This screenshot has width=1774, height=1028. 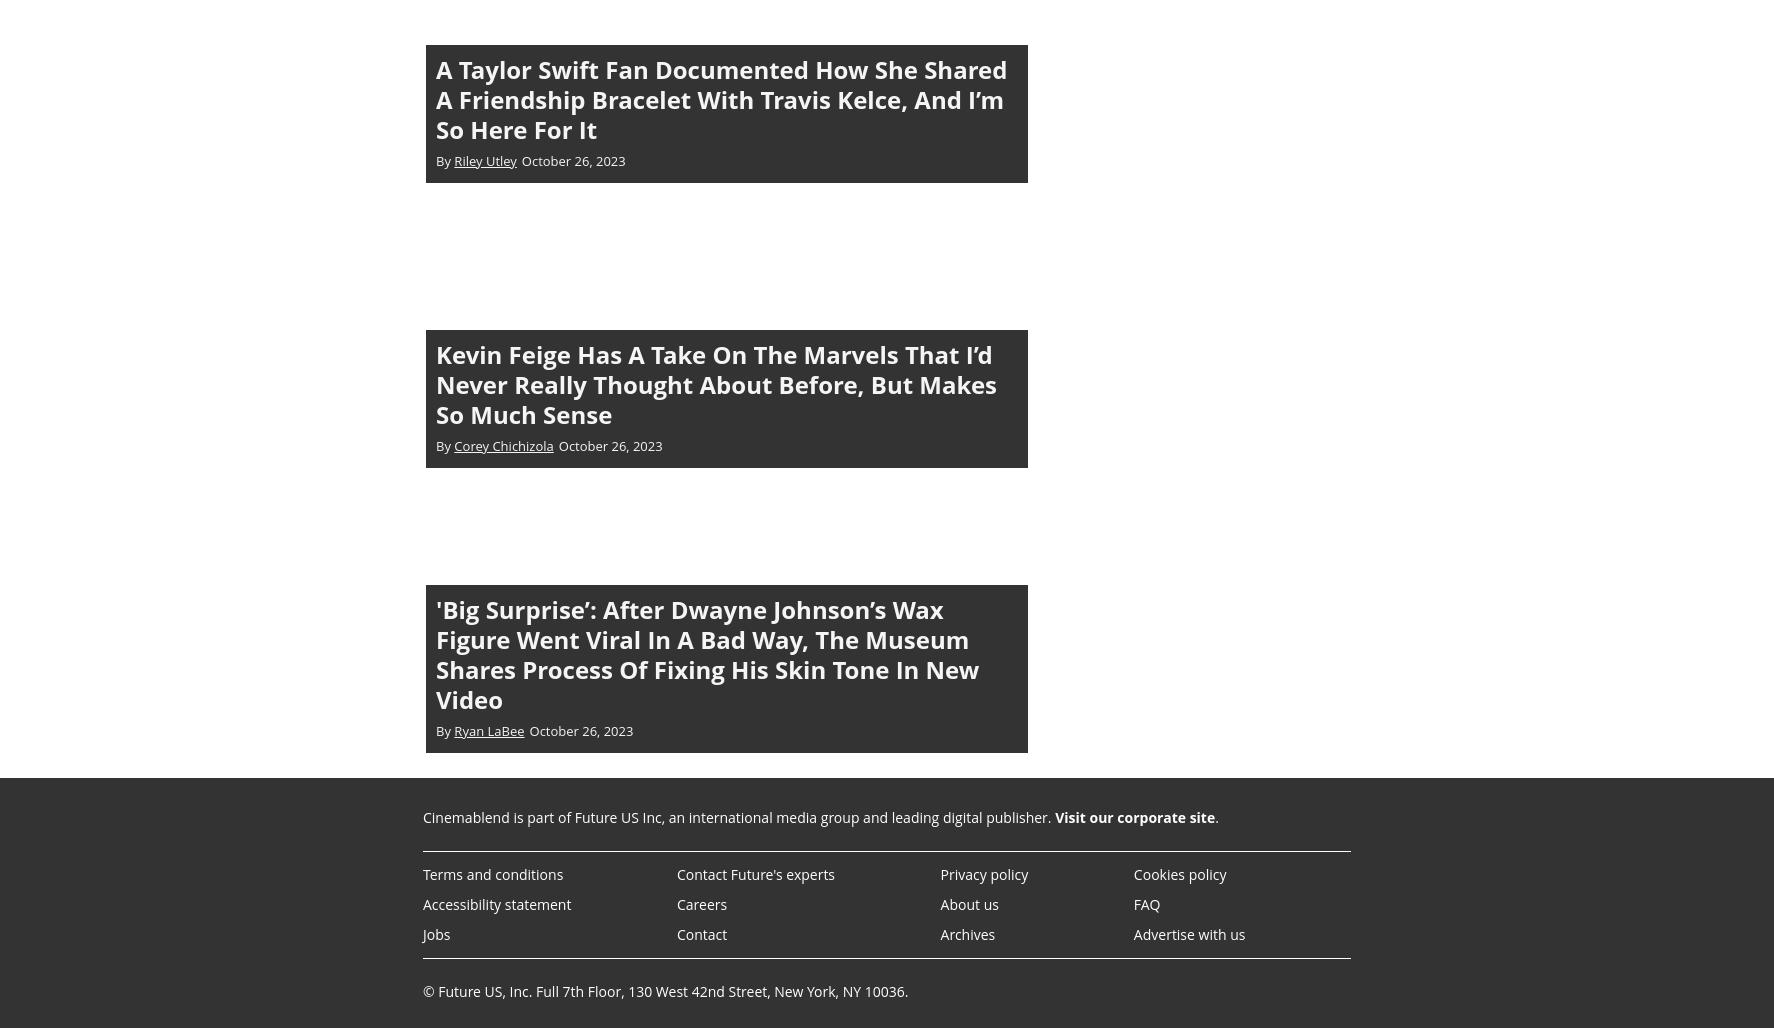 What do you see at coordinates (503, 445) in the screenshot?
I see `'Corey Chichizola'` at bounding box center [503, 445].